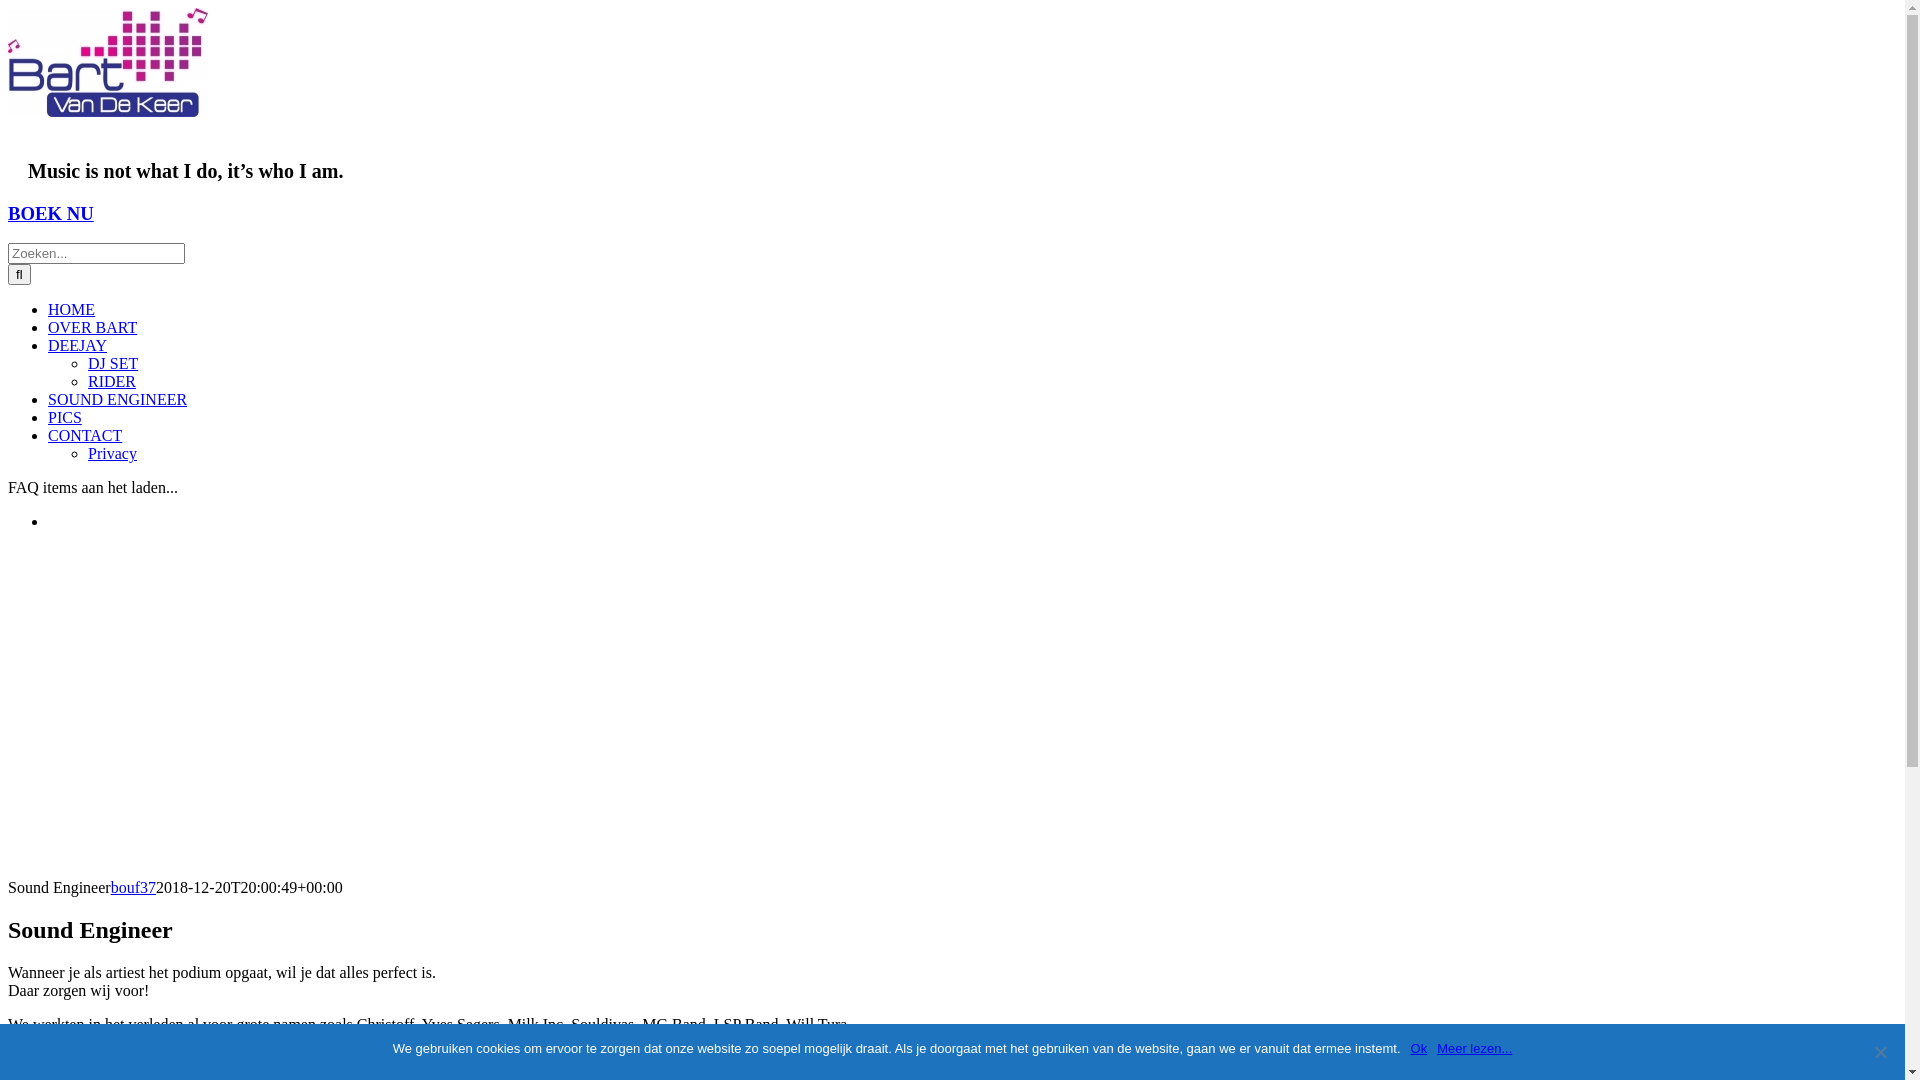 This screenshot has height=1080, width=1920. What do you see at coordinates (71, 309) in the screenshot?
I see `'HOME'` at bounding box center [71, 309].